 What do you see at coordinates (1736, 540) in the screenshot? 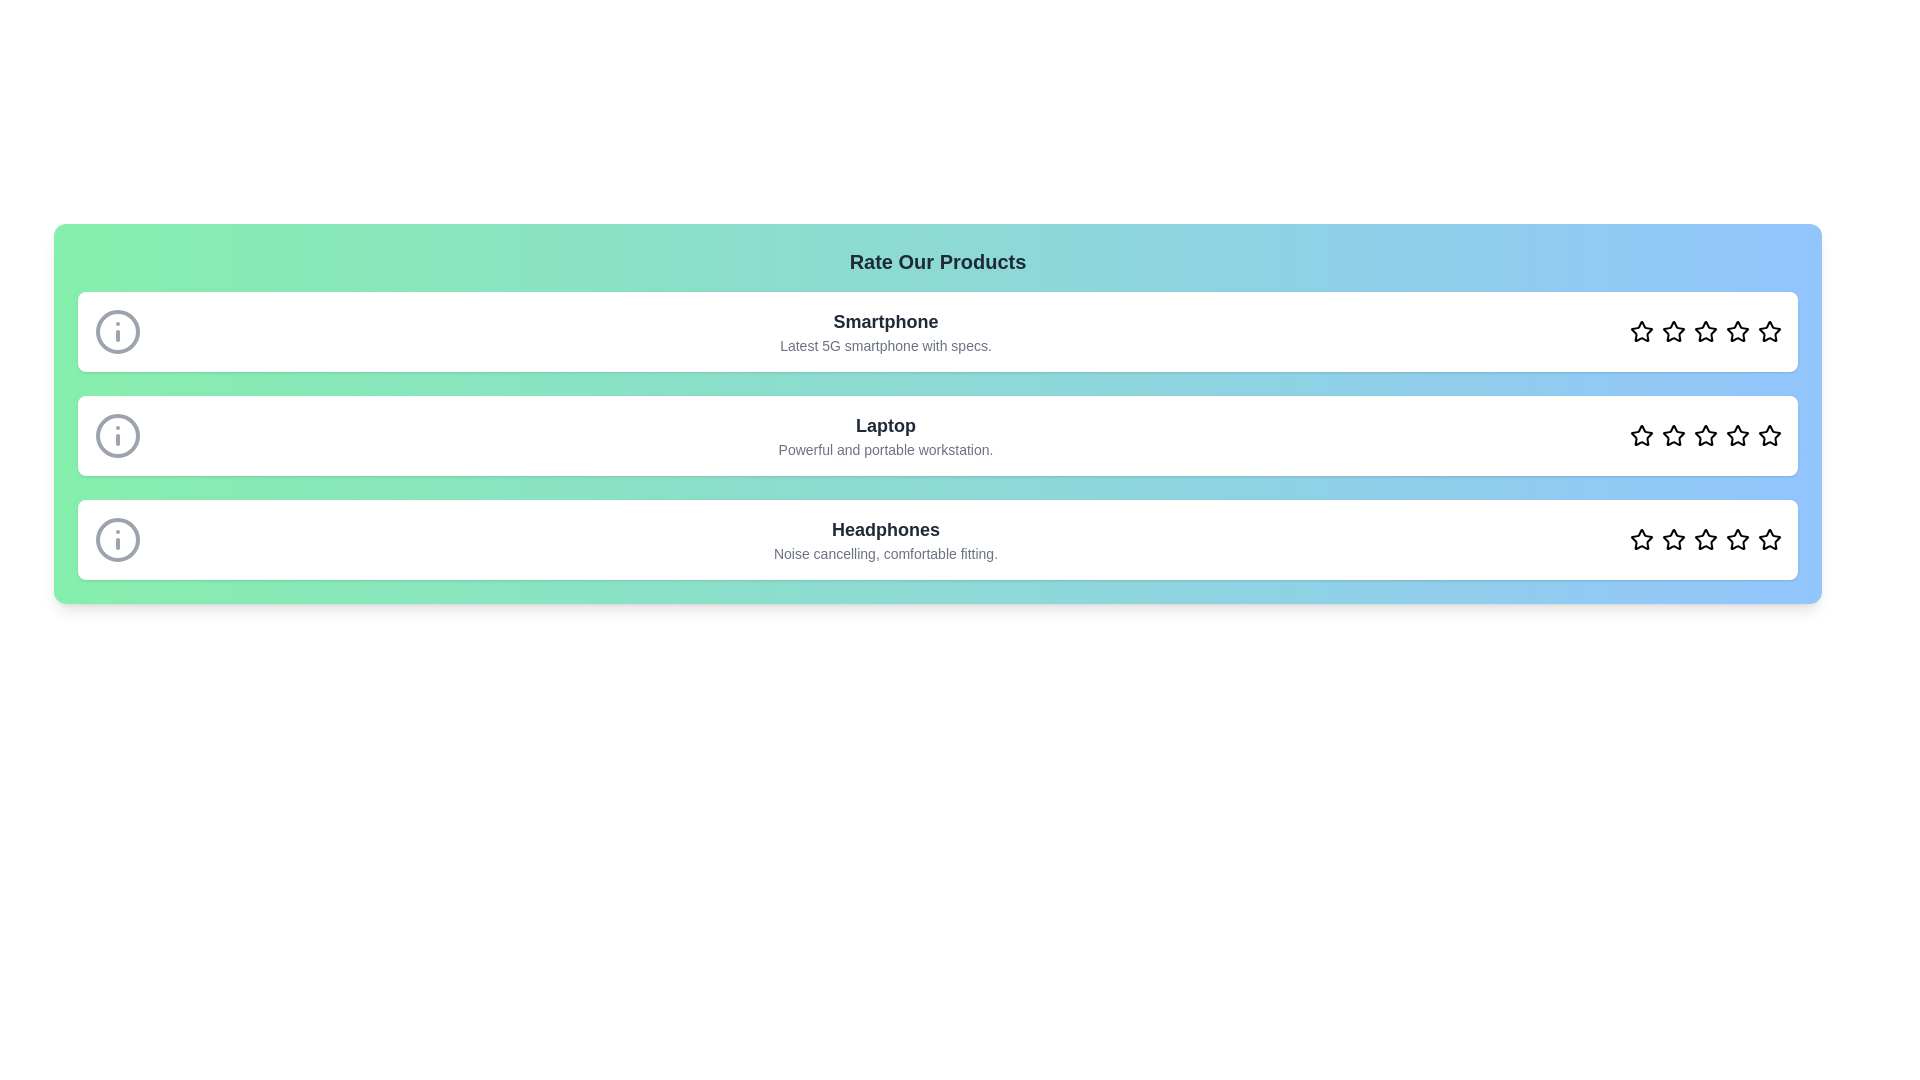
I see `the fifth star icon in the rating row for the 'Headphones' section` at bounding box center [1736, 540].